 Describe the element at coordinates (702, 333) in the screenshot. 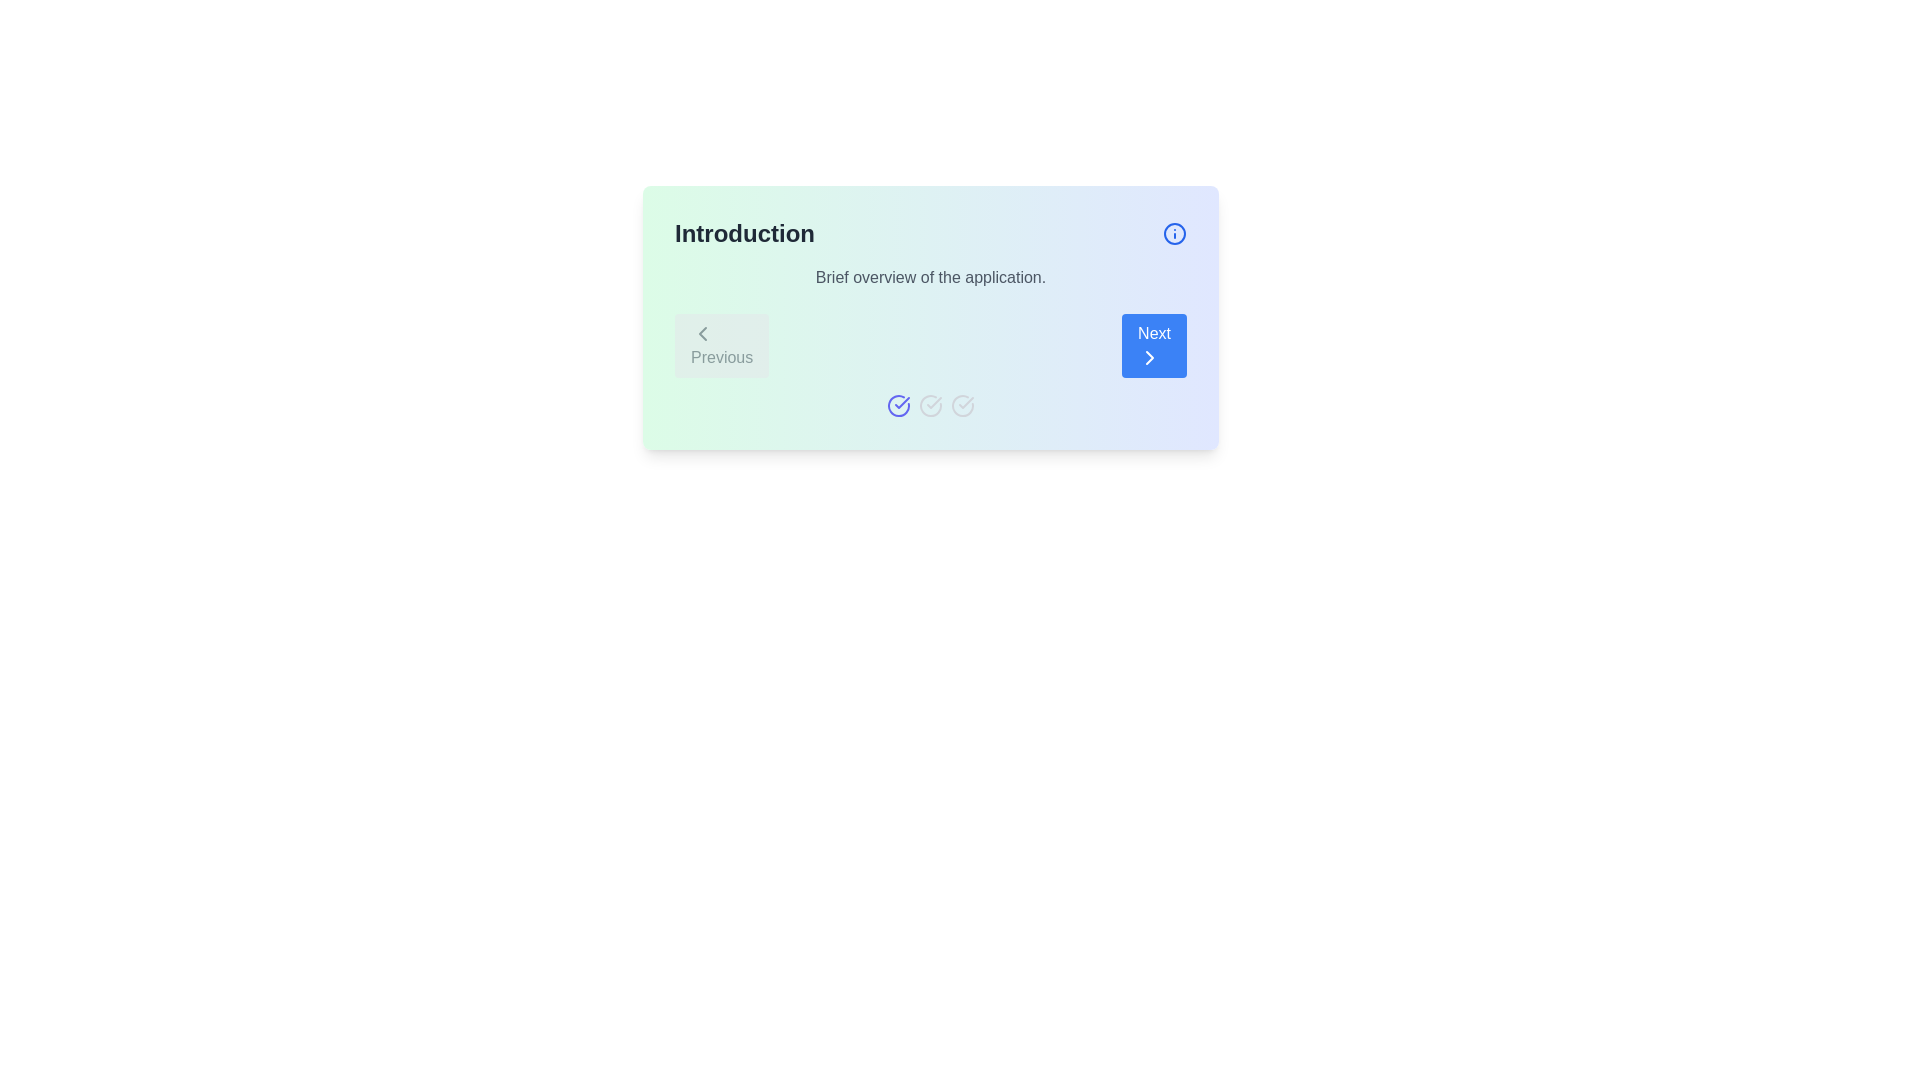

I see `the left chevron icon contained within the 'Previous' button, which allows users to navigate to the preceding step in the 'Introduction' section` at that location.